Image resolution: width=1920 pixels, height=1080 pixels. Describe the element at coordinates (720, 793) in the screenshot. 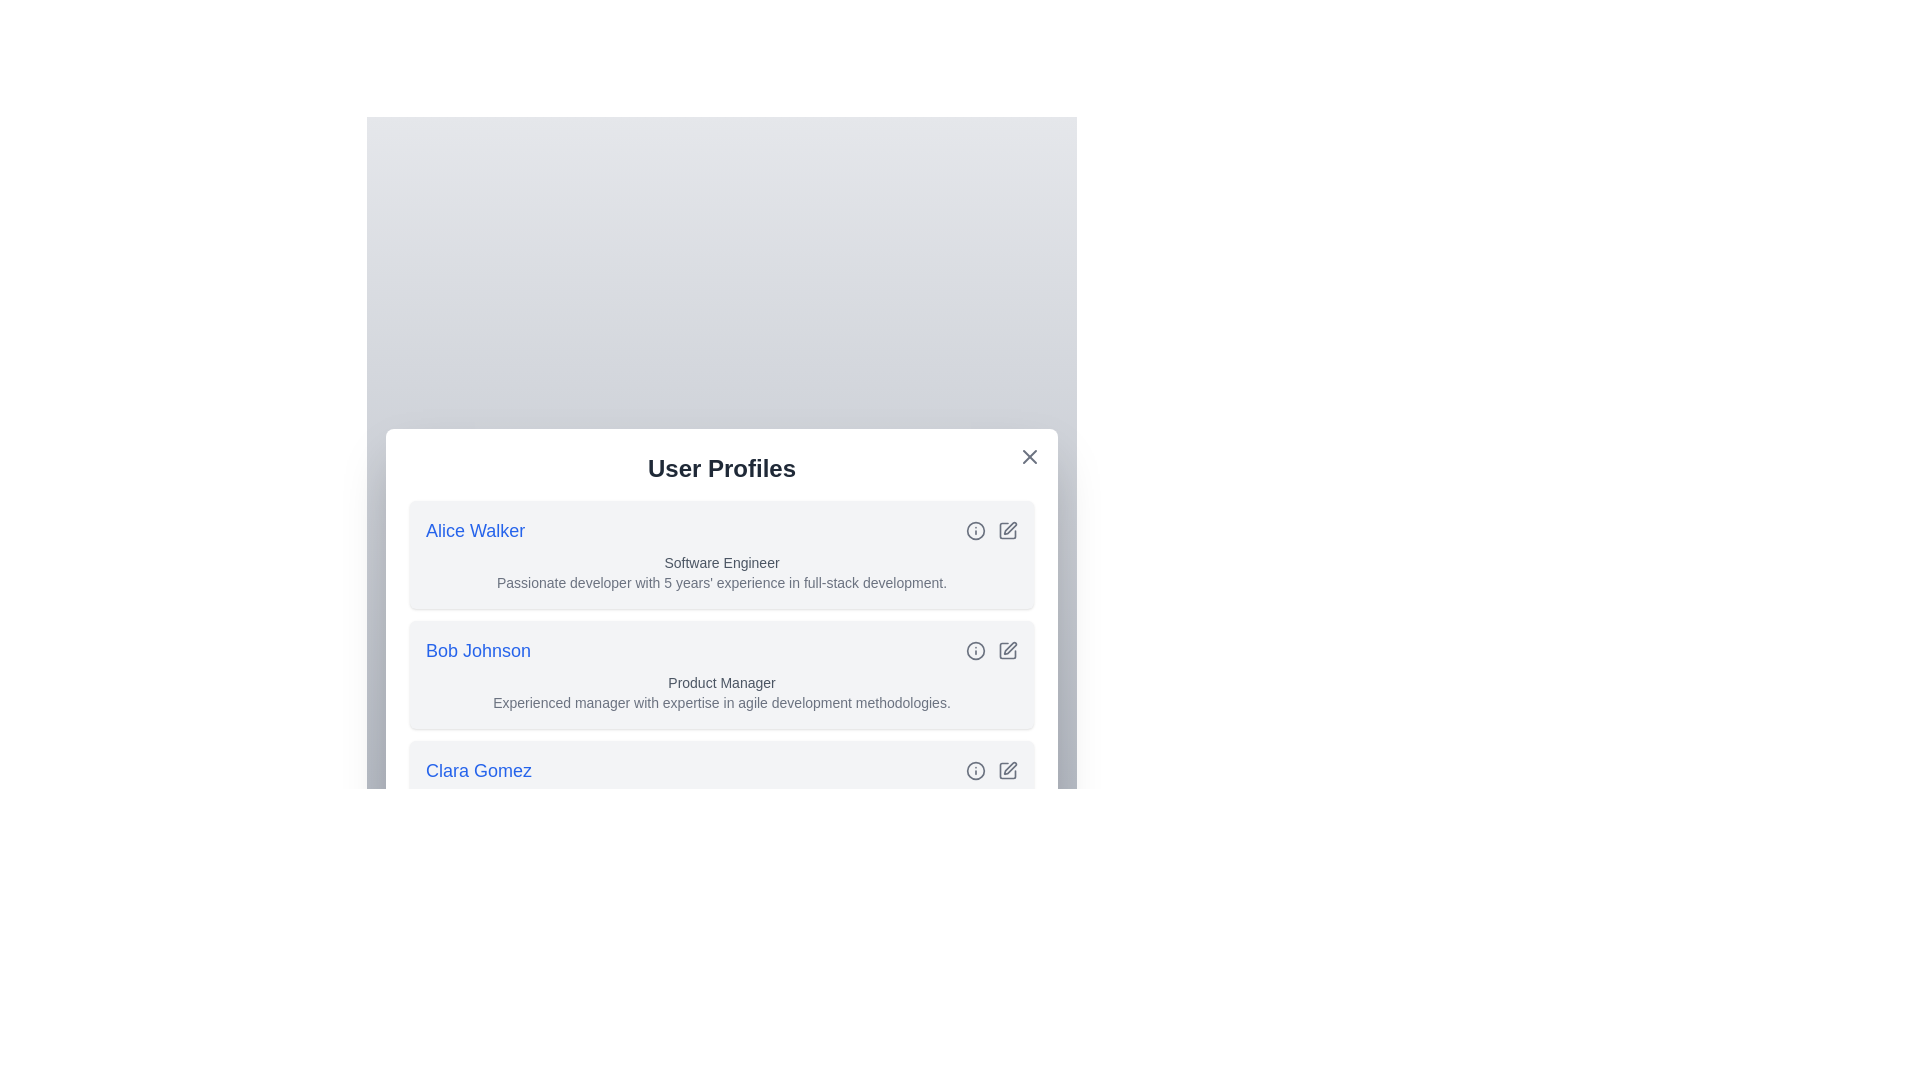

I see `the user profile item for Clara Gomez` at that location.